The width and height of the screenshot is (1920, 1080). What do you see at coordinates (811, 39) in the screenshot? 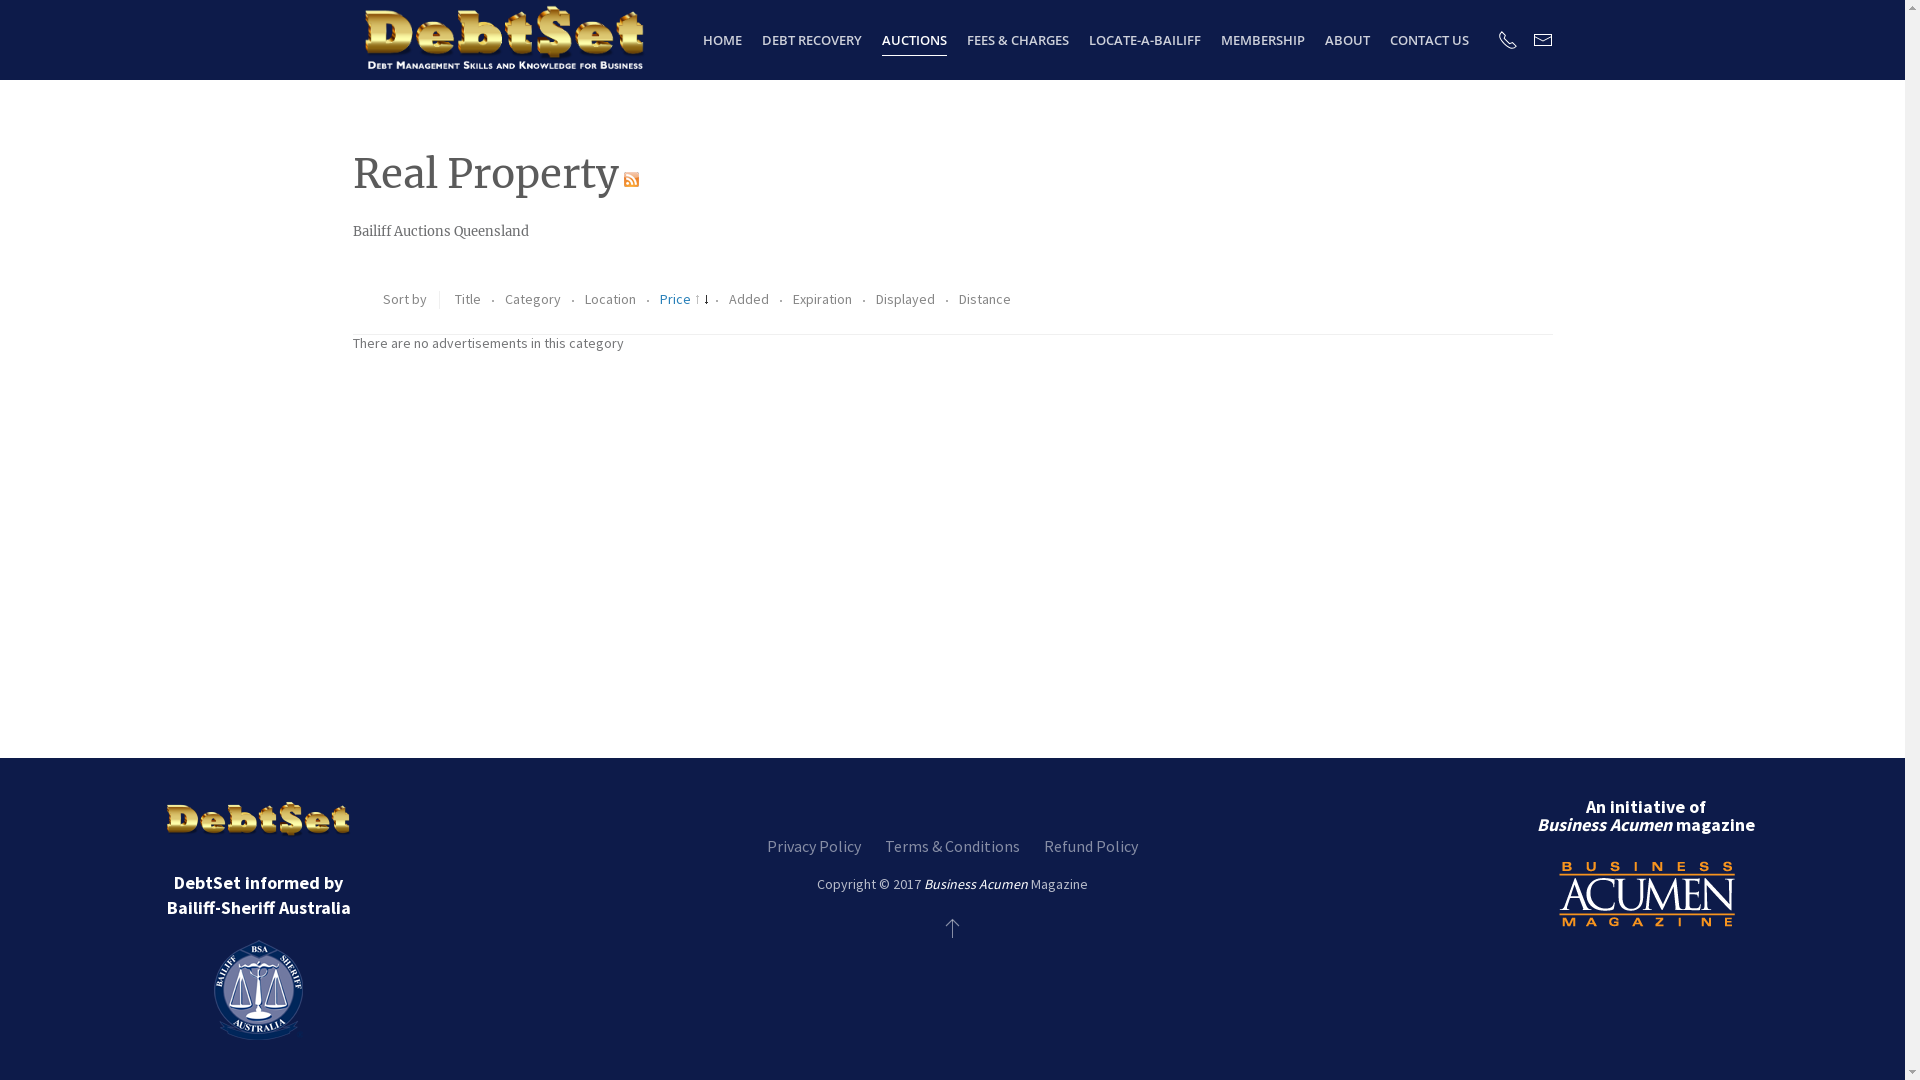
I see `'DEBT RECOVERY'` at bounding box center [811, 39].